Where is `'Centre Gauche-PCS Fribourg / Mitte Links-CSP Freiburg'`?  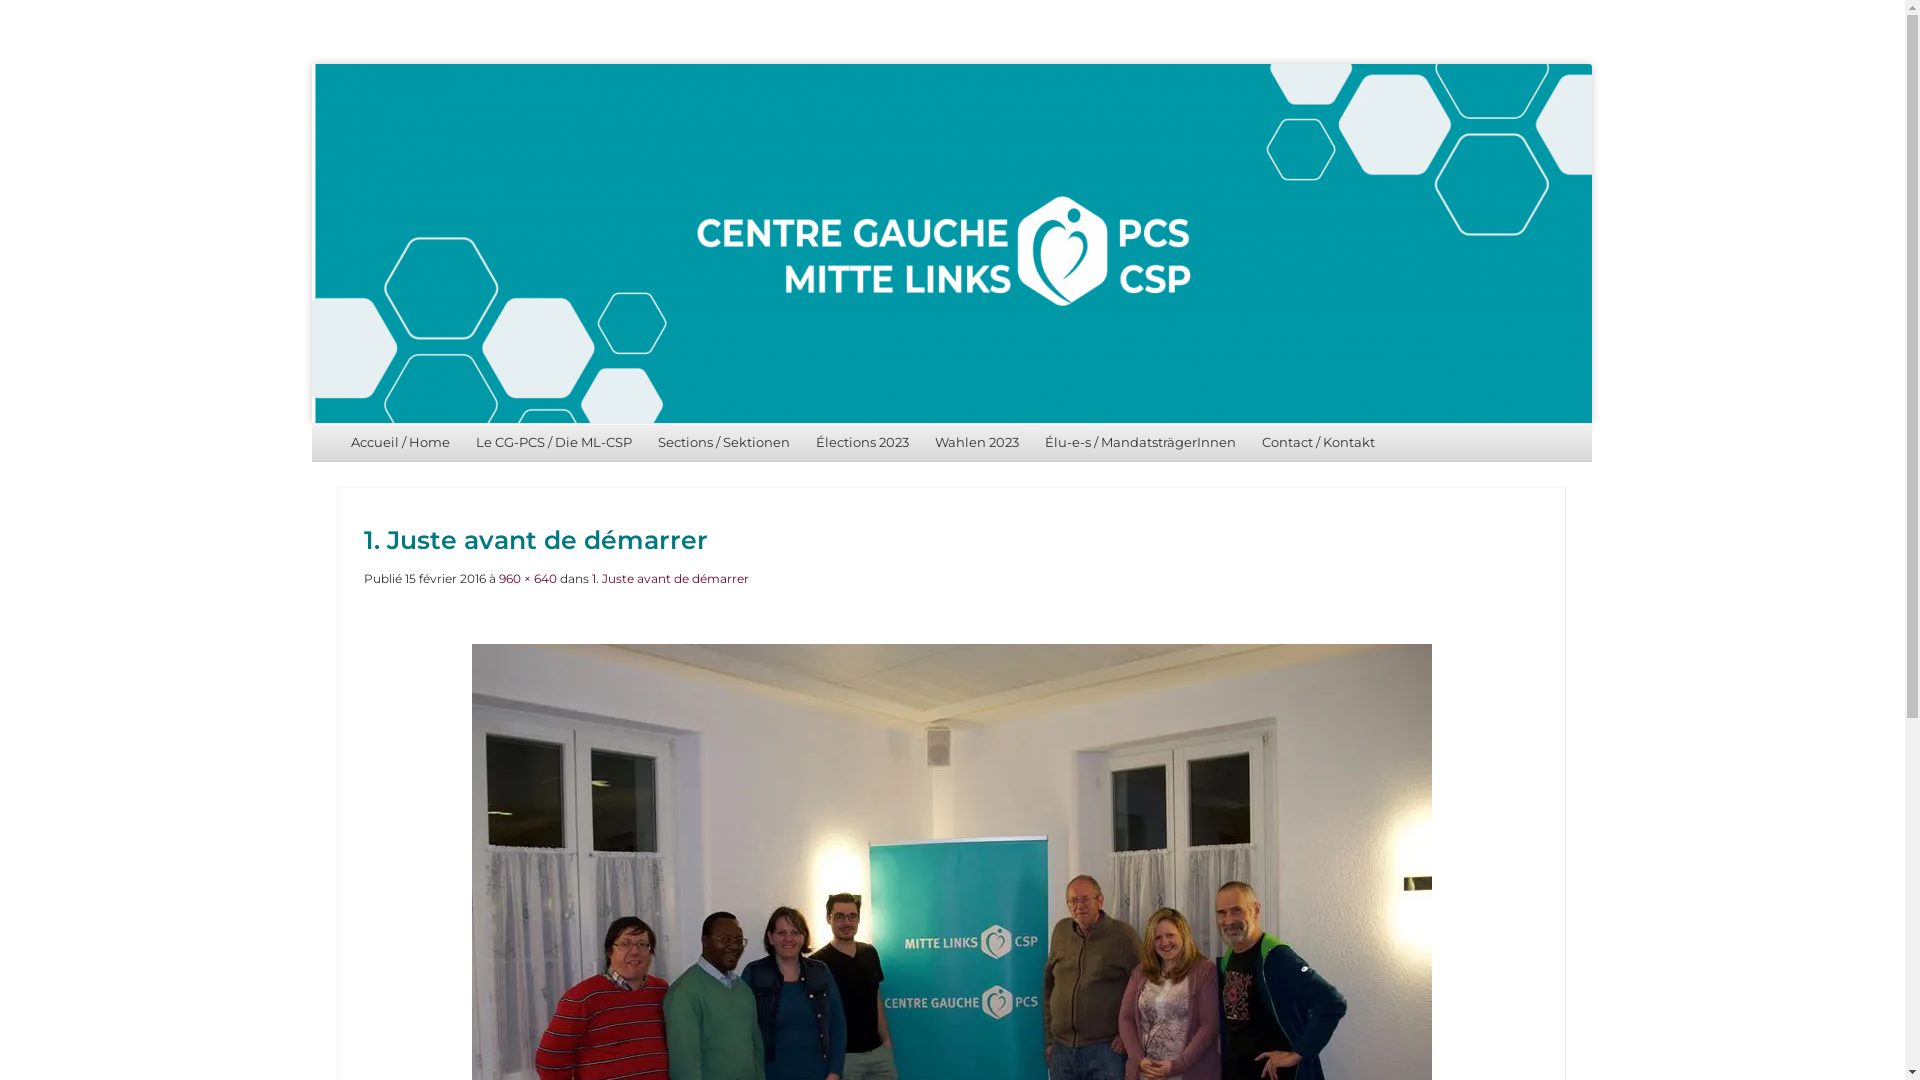
'Centre Gauche-PCS Fribourg / Mitte Links-CSP Freiburg' is located at coordinates (950, 242).